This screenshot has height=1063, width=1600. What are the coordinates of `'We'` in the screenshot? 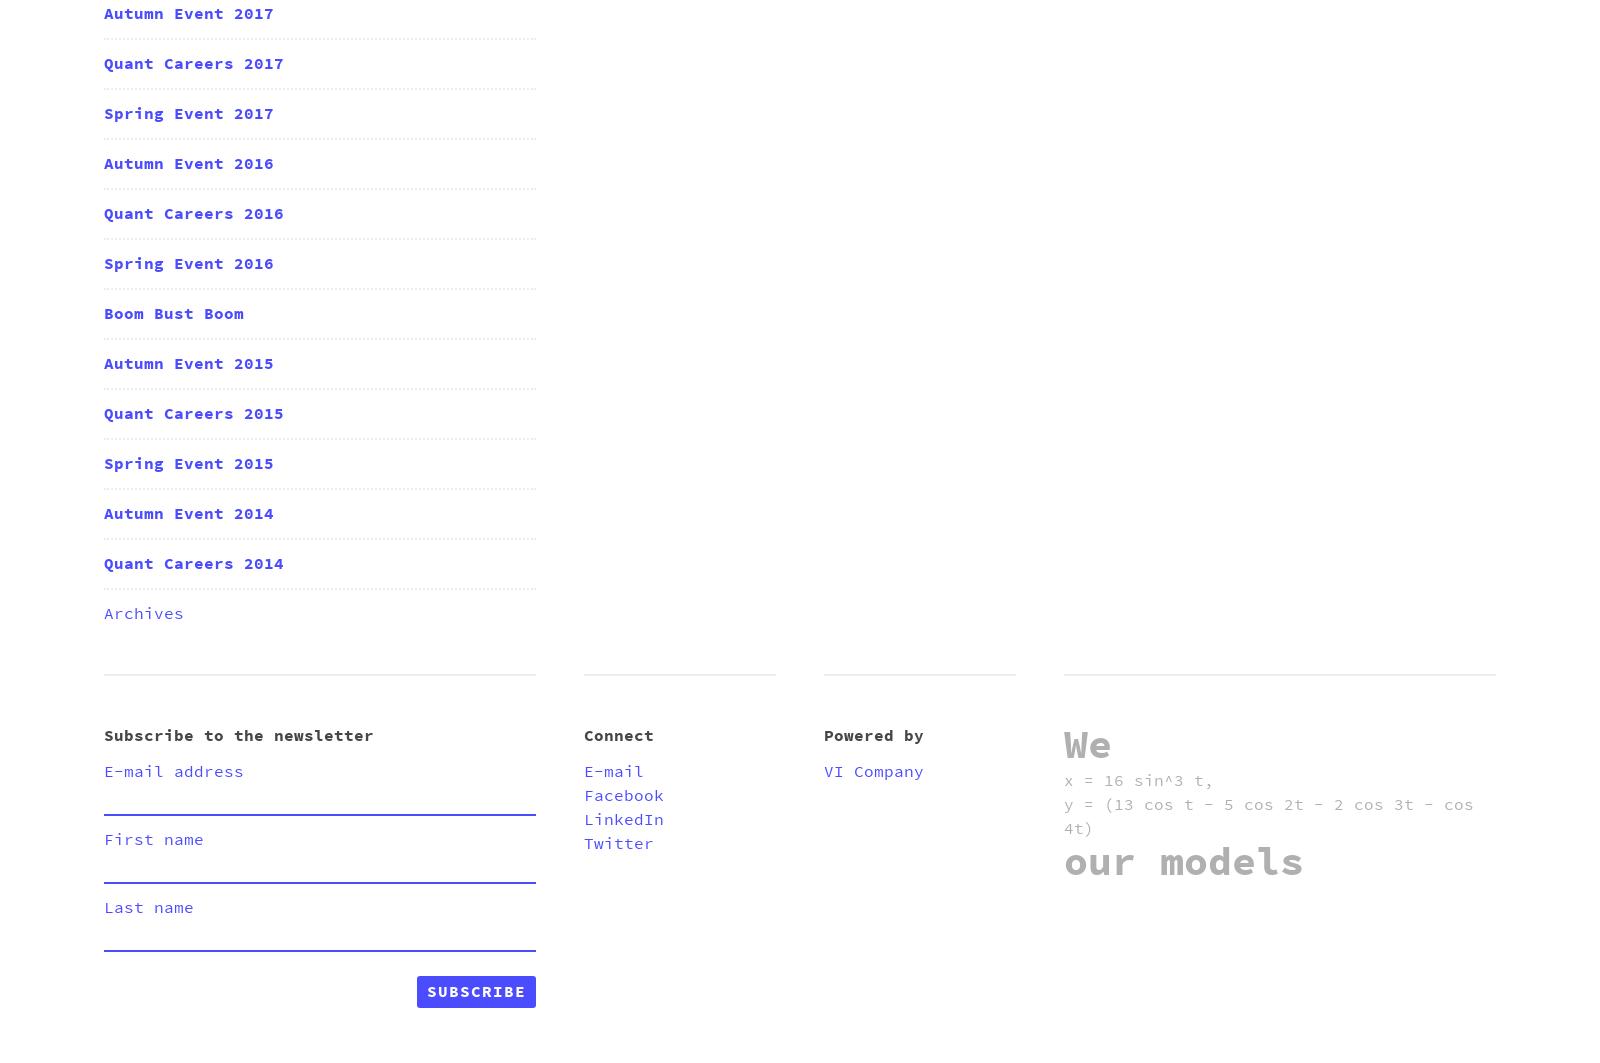 It's located at (1087, 745).